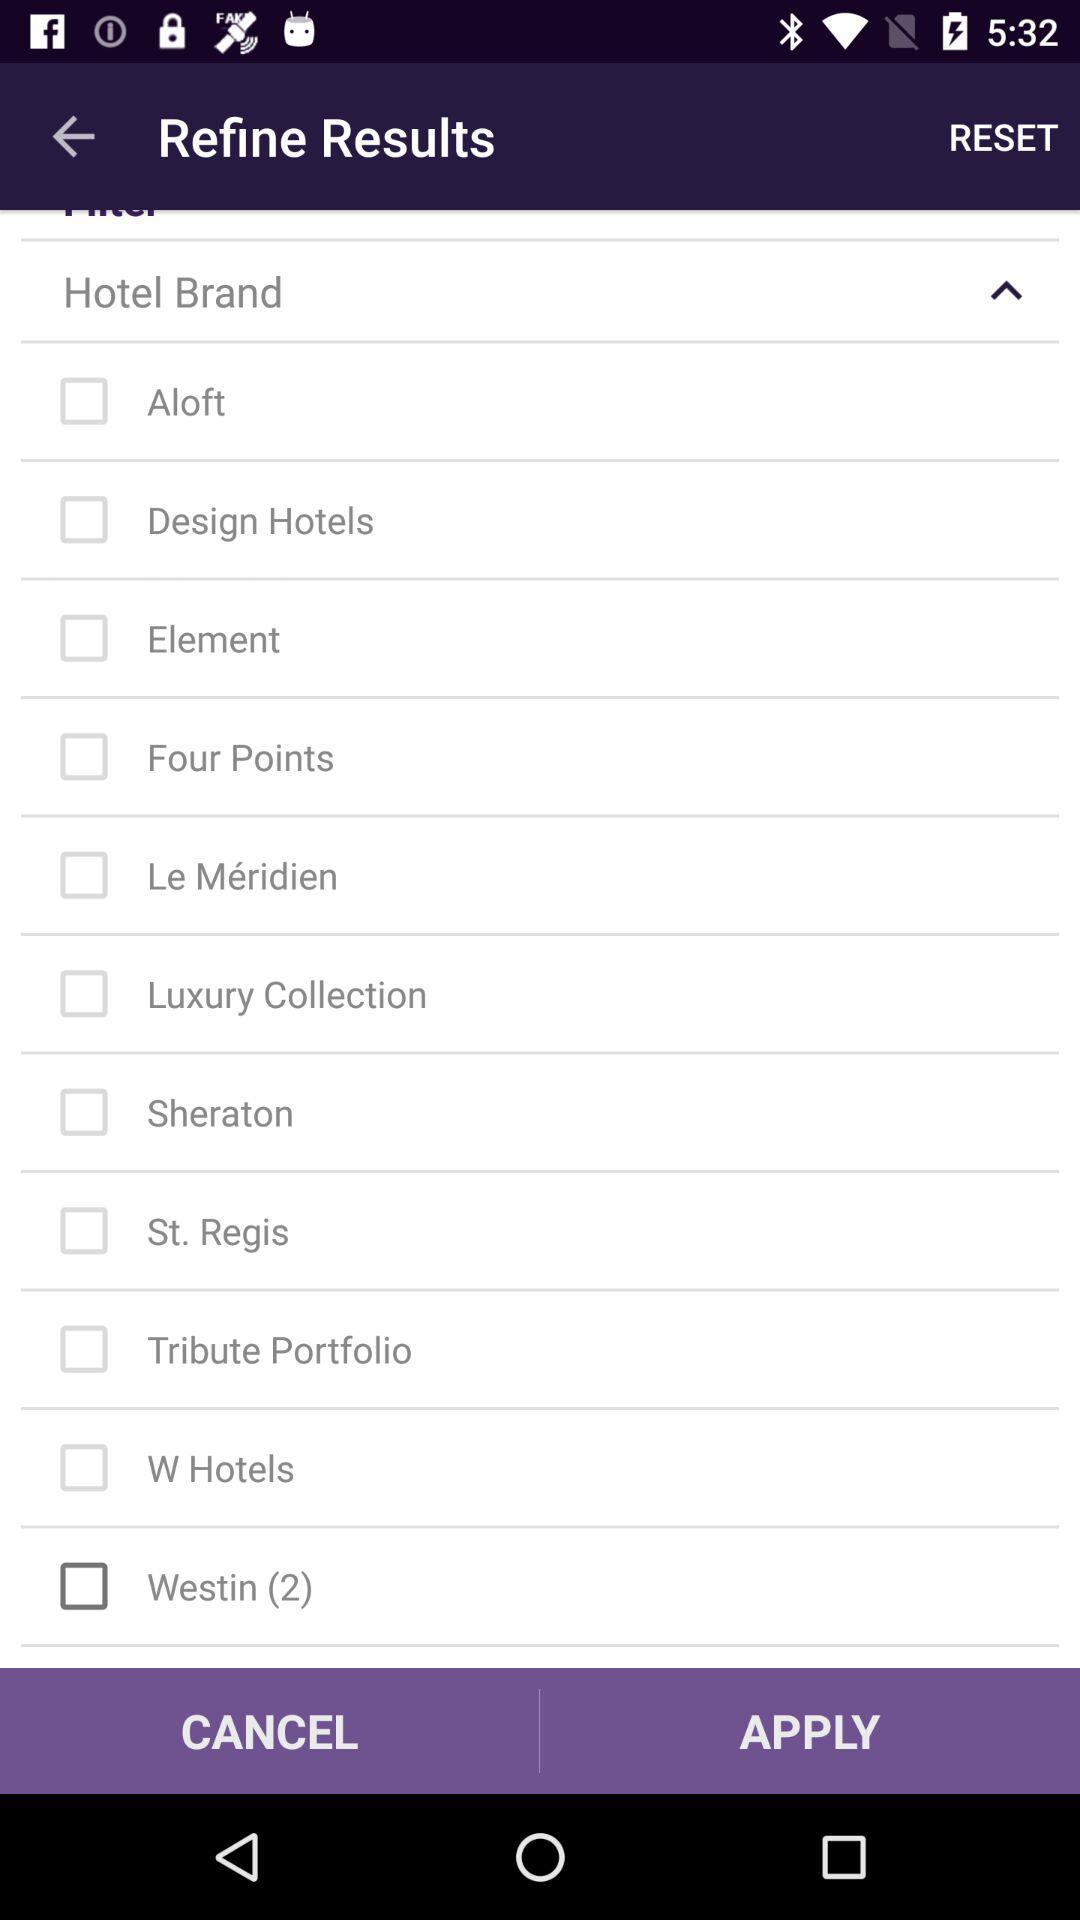 The image size is (1080, 1920). I want to click on w hotels, so click(550, 1468).